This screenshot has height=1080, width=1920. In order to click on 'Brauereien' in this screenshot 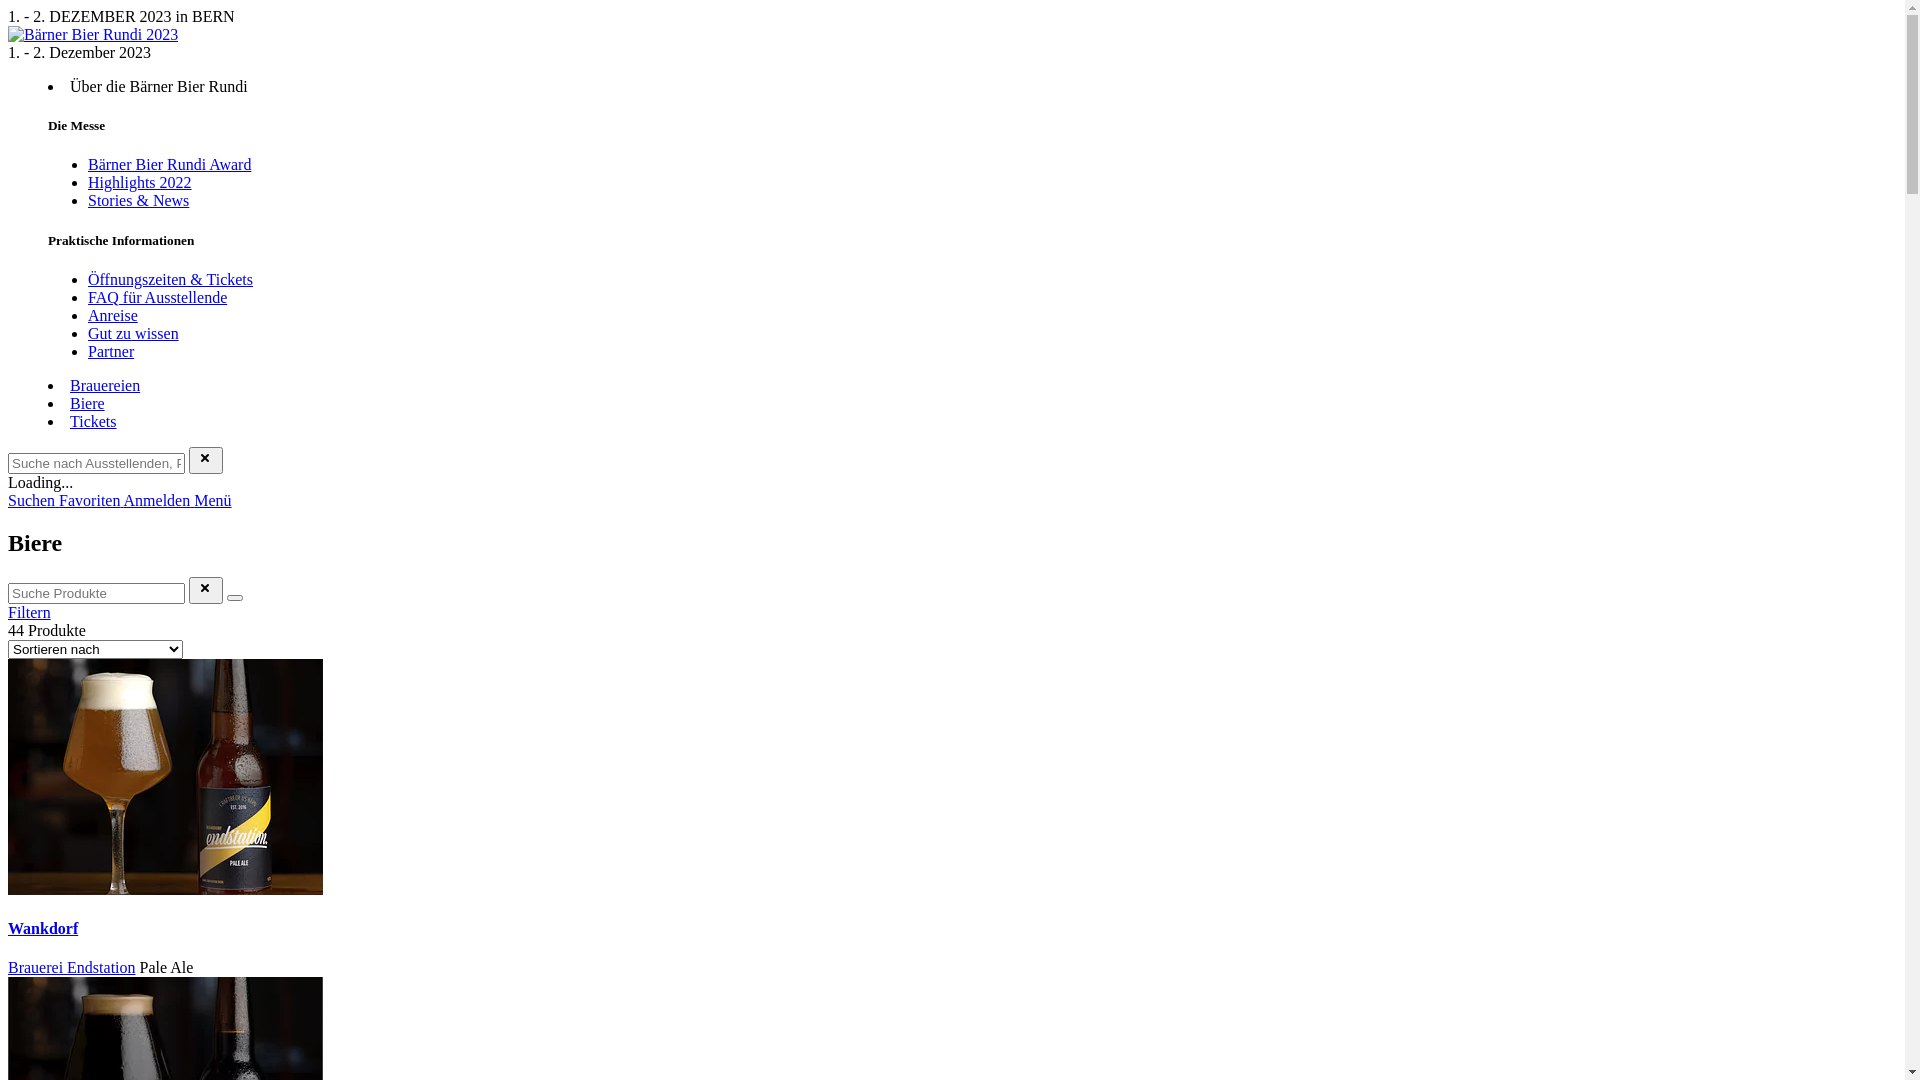, I will do `click(104, 385)`.